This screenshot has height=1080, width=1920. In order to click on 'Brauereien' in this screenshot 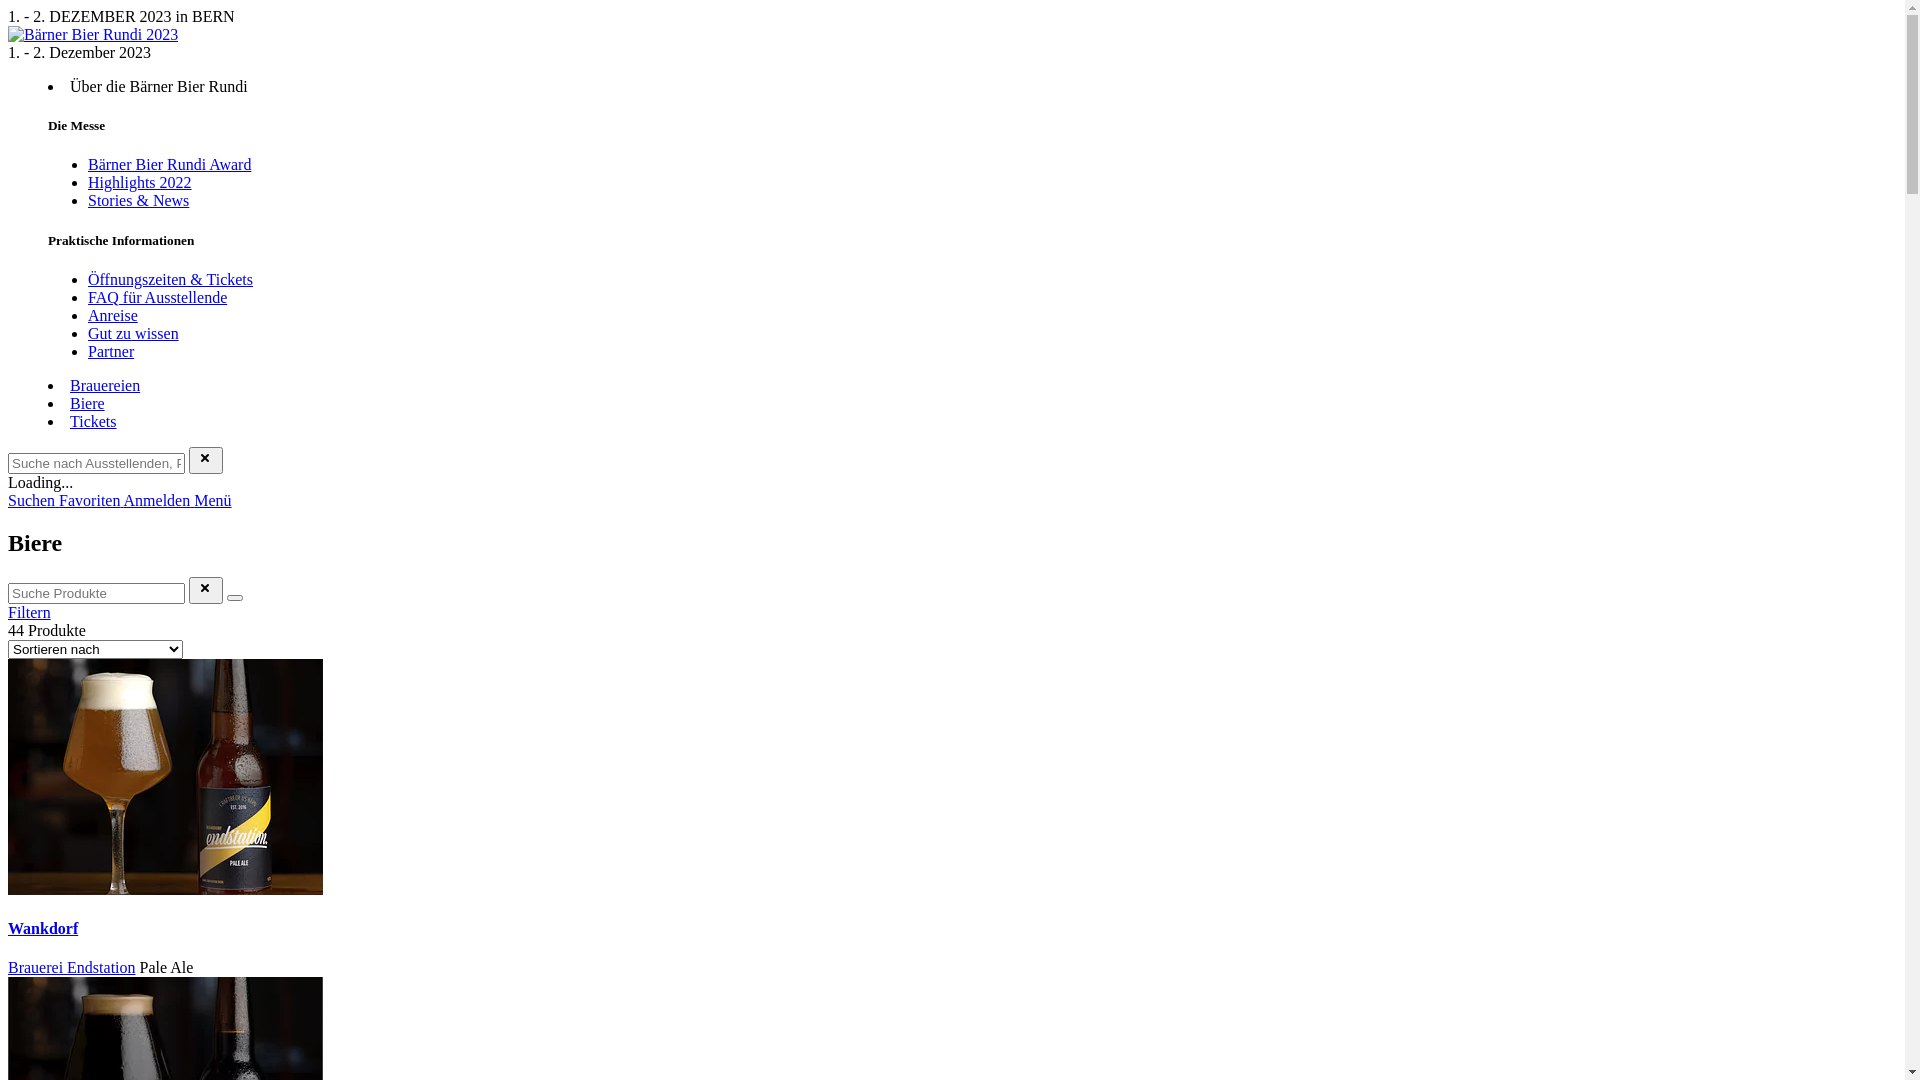, I will do `click(104, 385)`.